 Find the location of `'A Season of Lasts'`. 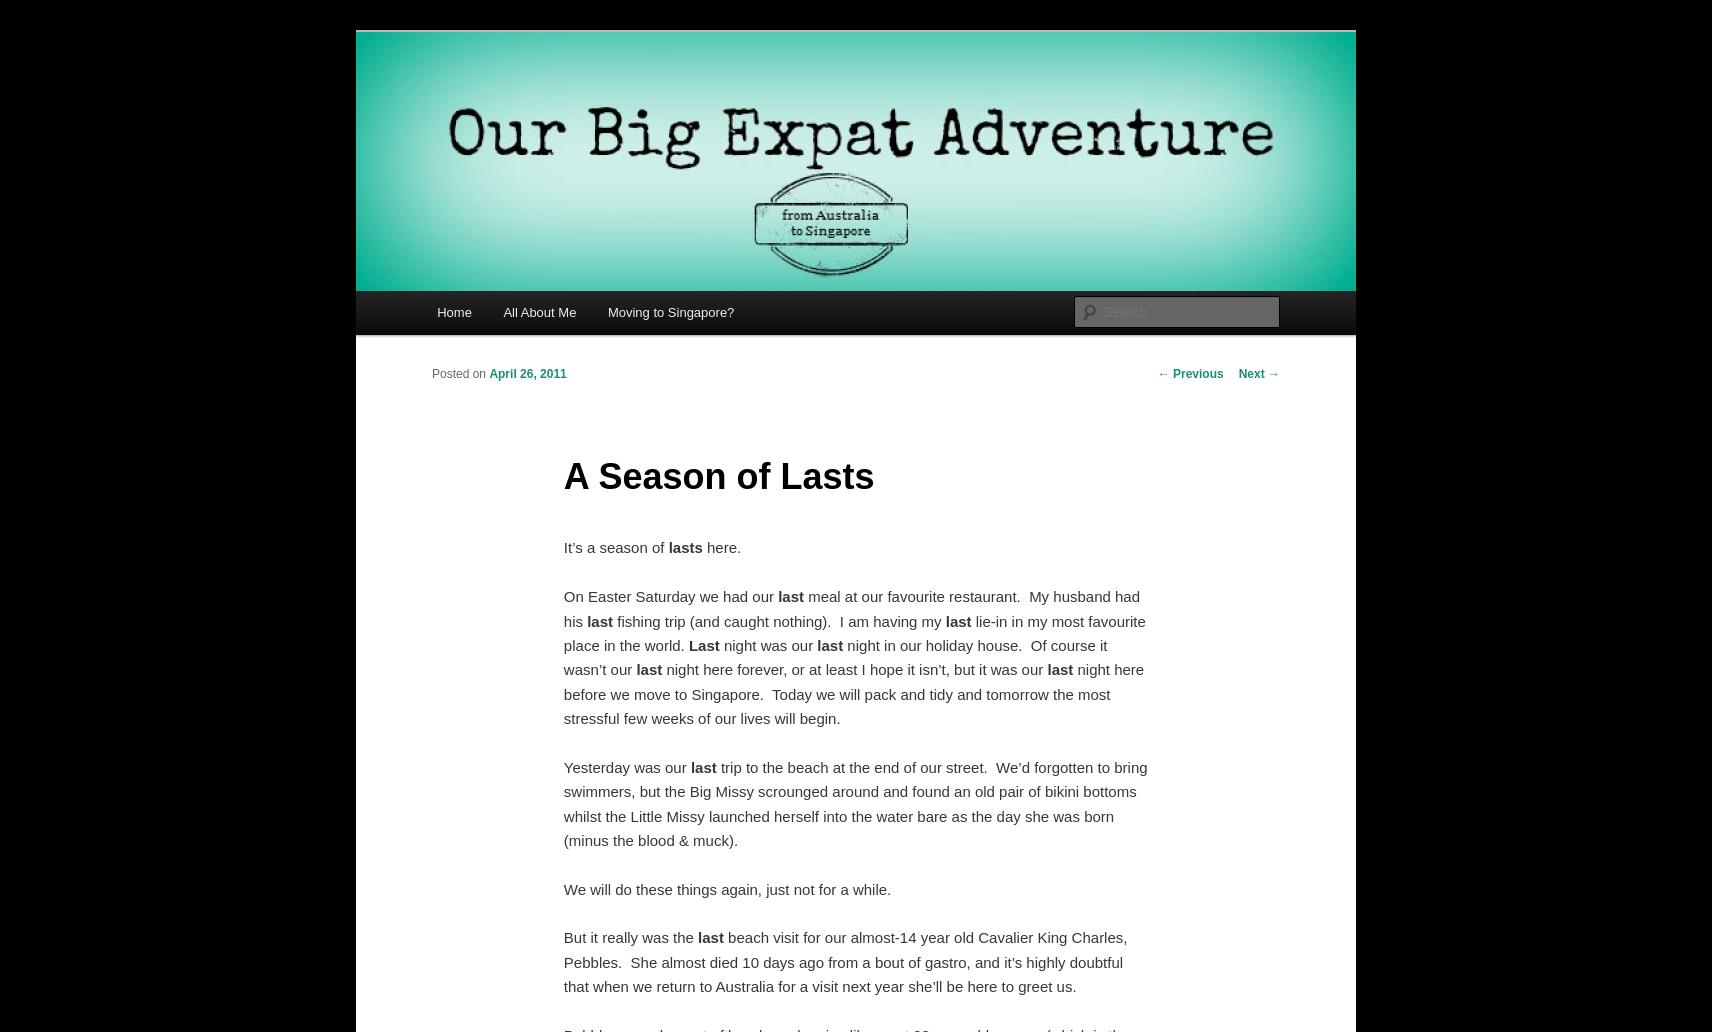

'A Season of Lasts' is located at coordinates (718, 475).